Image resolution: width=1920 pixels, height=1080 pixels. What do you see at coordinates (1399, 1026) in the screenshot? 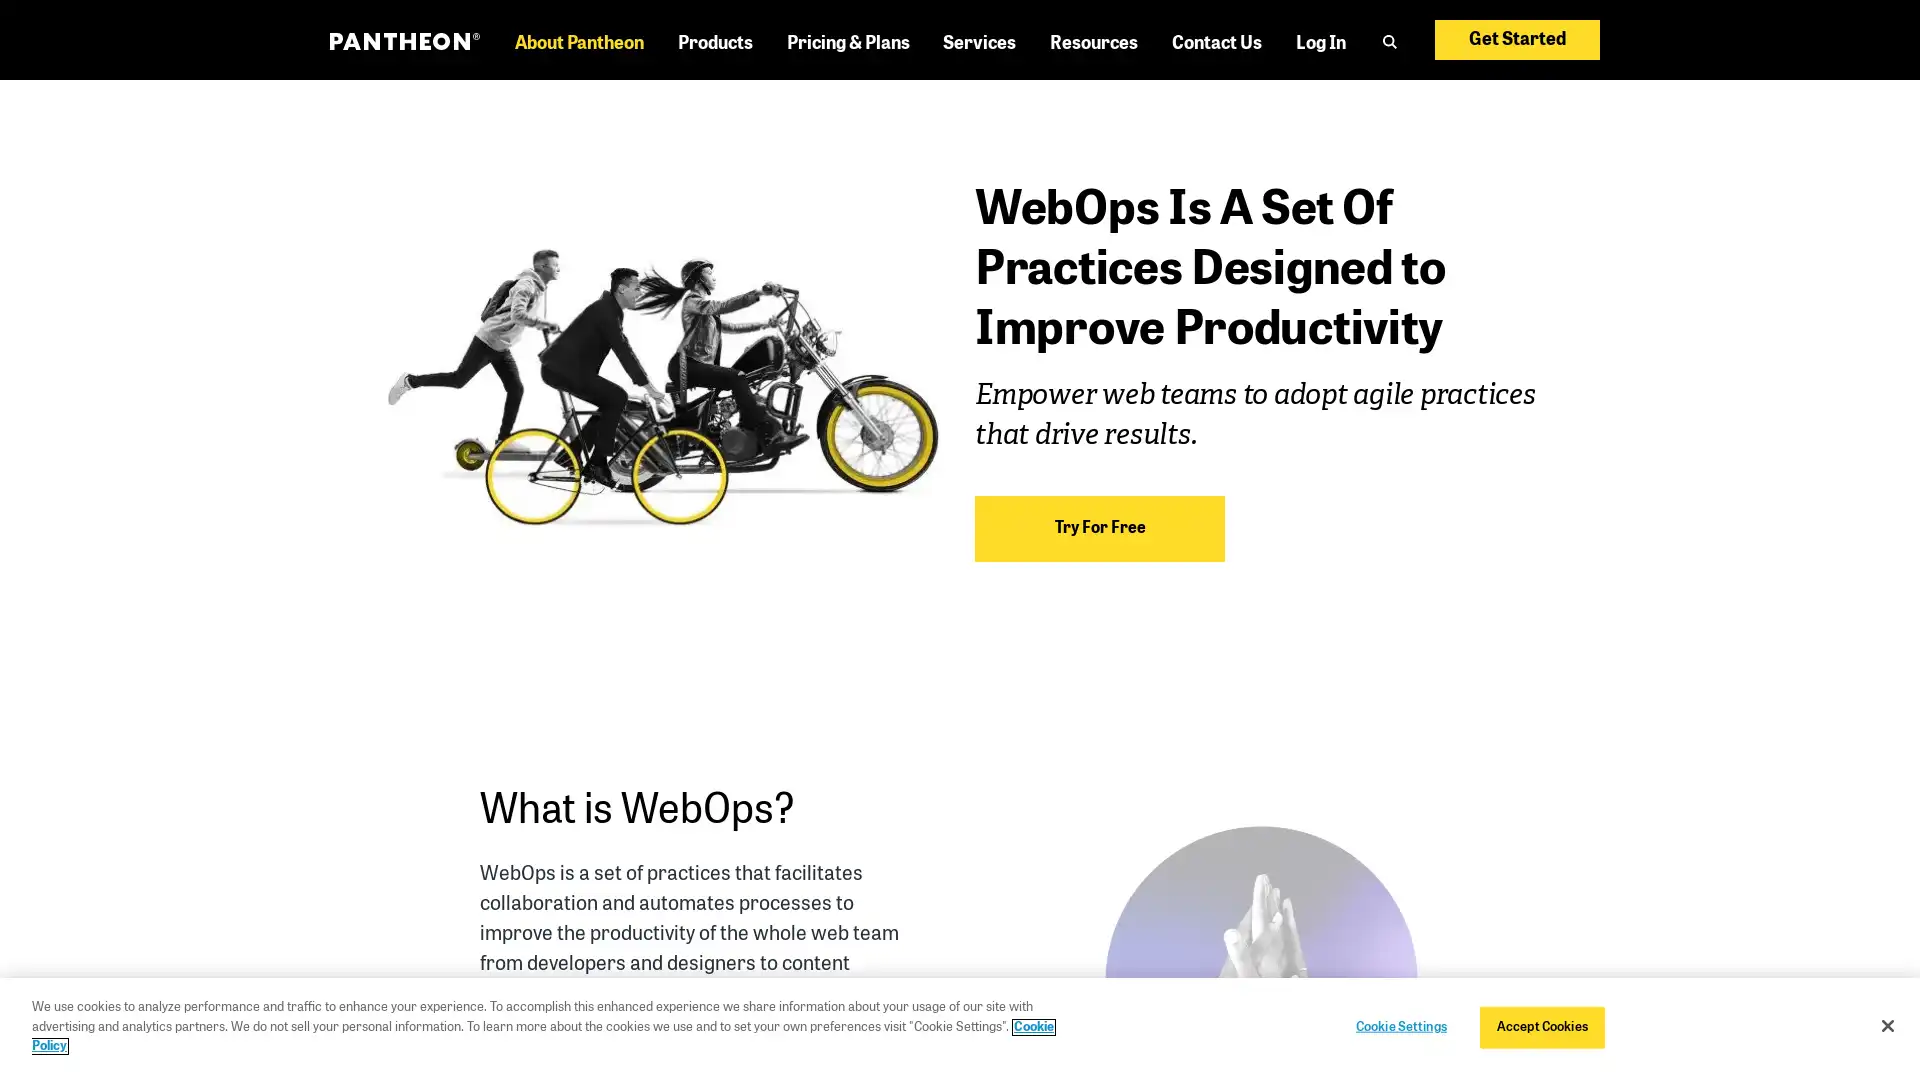
I see `Cookie Settings` at bounding box center [1399, 1026].